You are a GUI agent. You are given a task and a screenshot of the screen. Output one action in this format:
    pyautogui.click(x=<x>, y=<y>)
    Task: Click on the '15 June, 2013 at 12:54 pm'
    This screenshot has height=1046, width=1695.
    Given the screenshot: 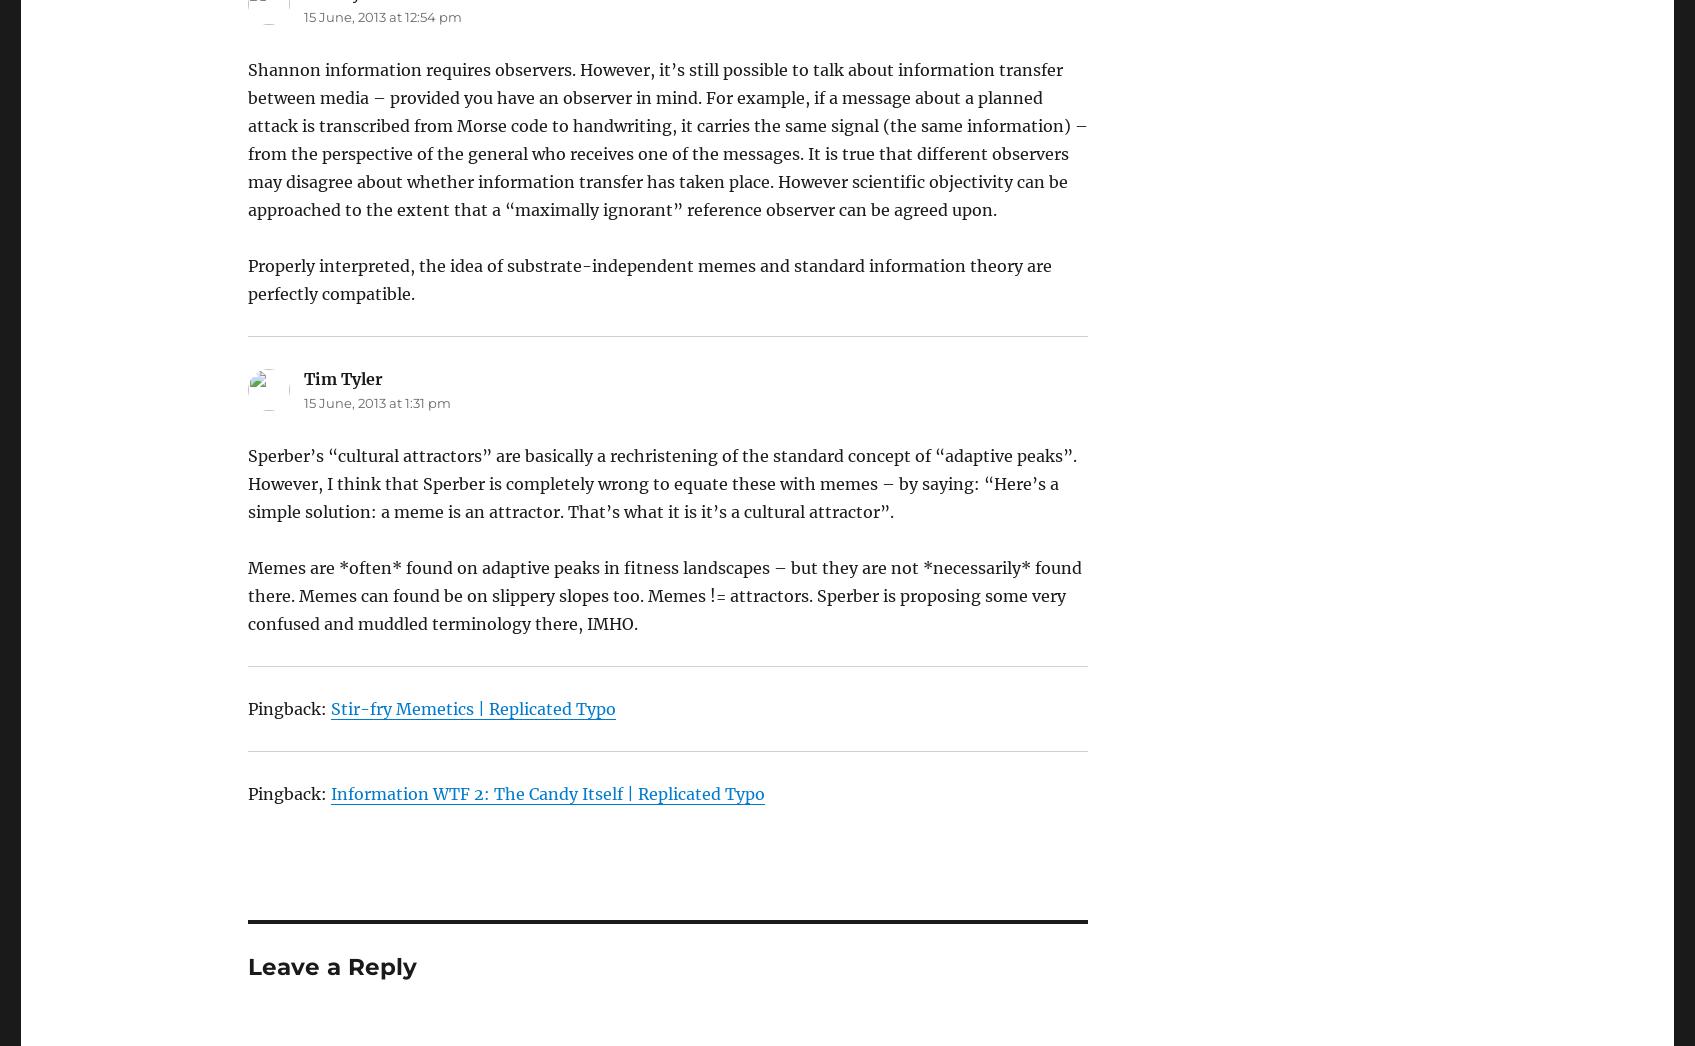 What is the action you would take?
    pyautogui.click(x=381, y=16)
    